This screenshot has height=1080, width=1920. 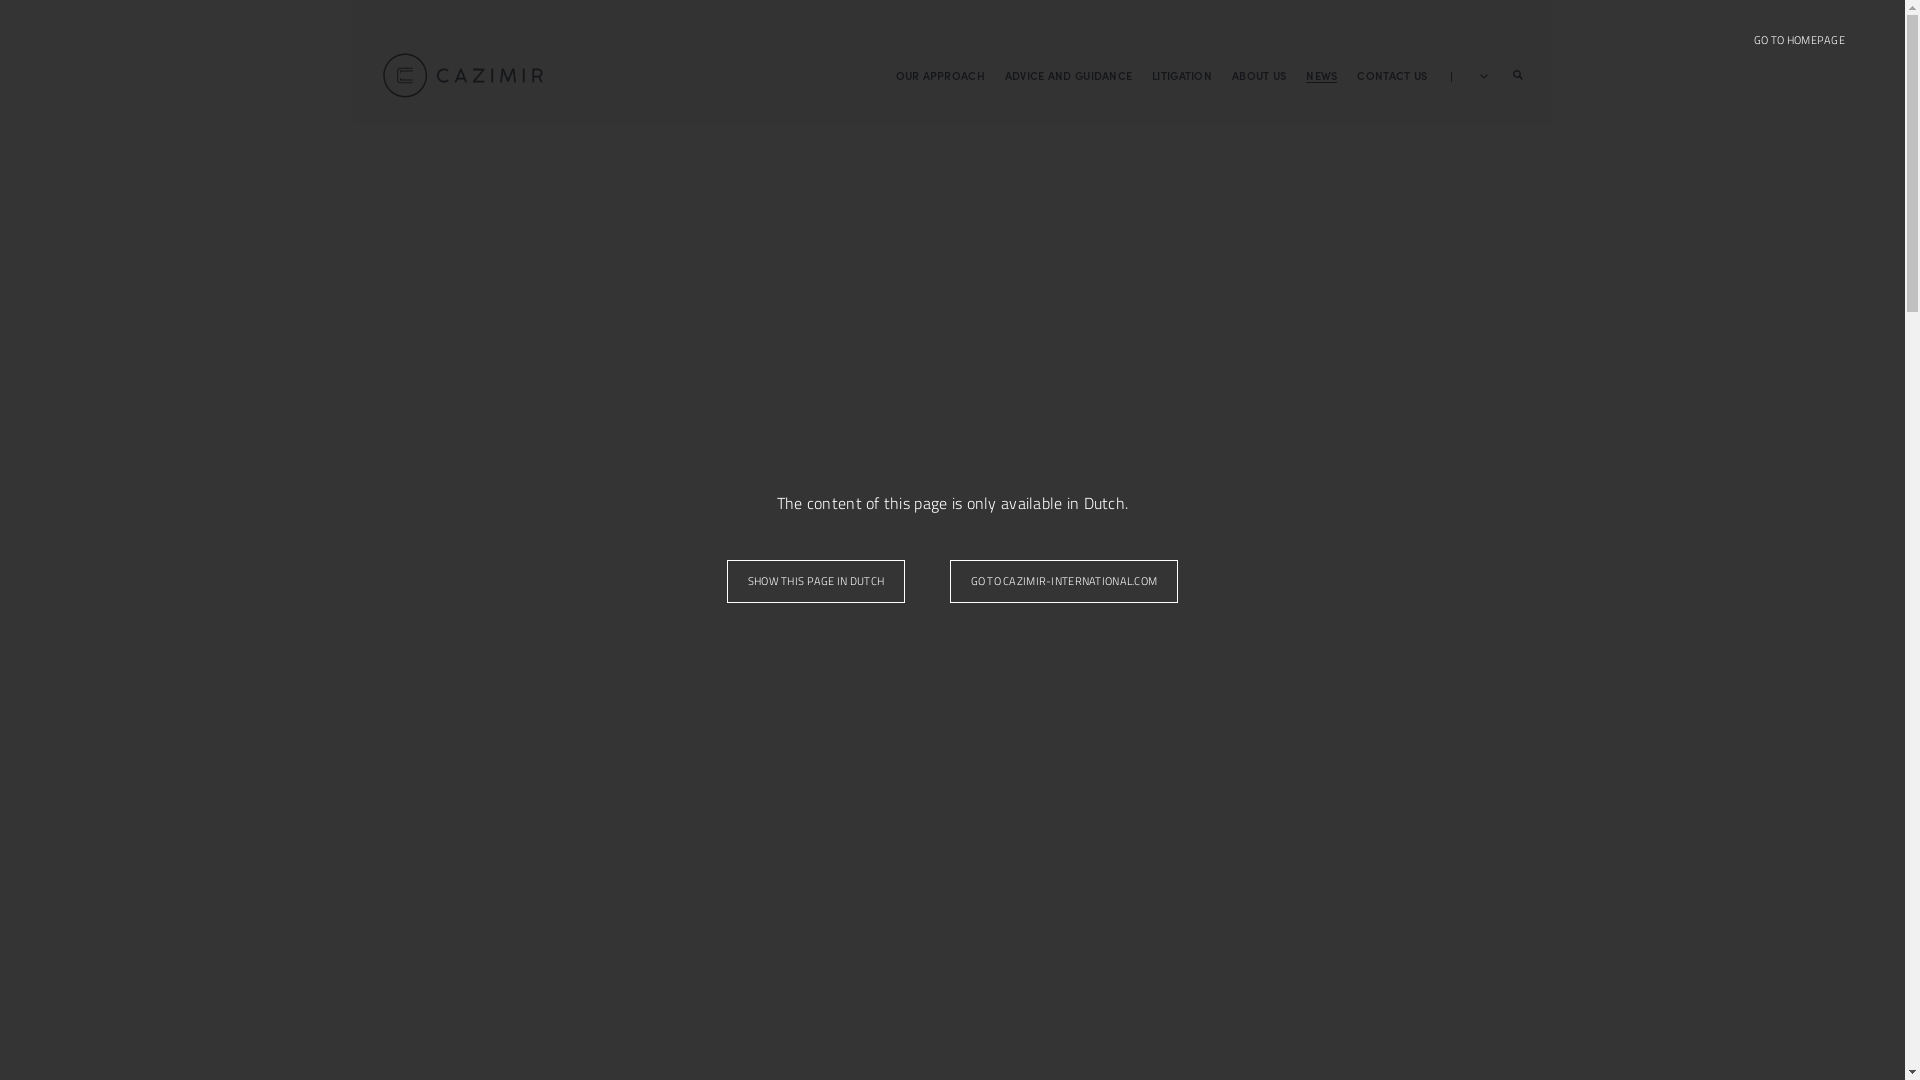 I want to click on 'NEWS', so click(x=1321, y=73).